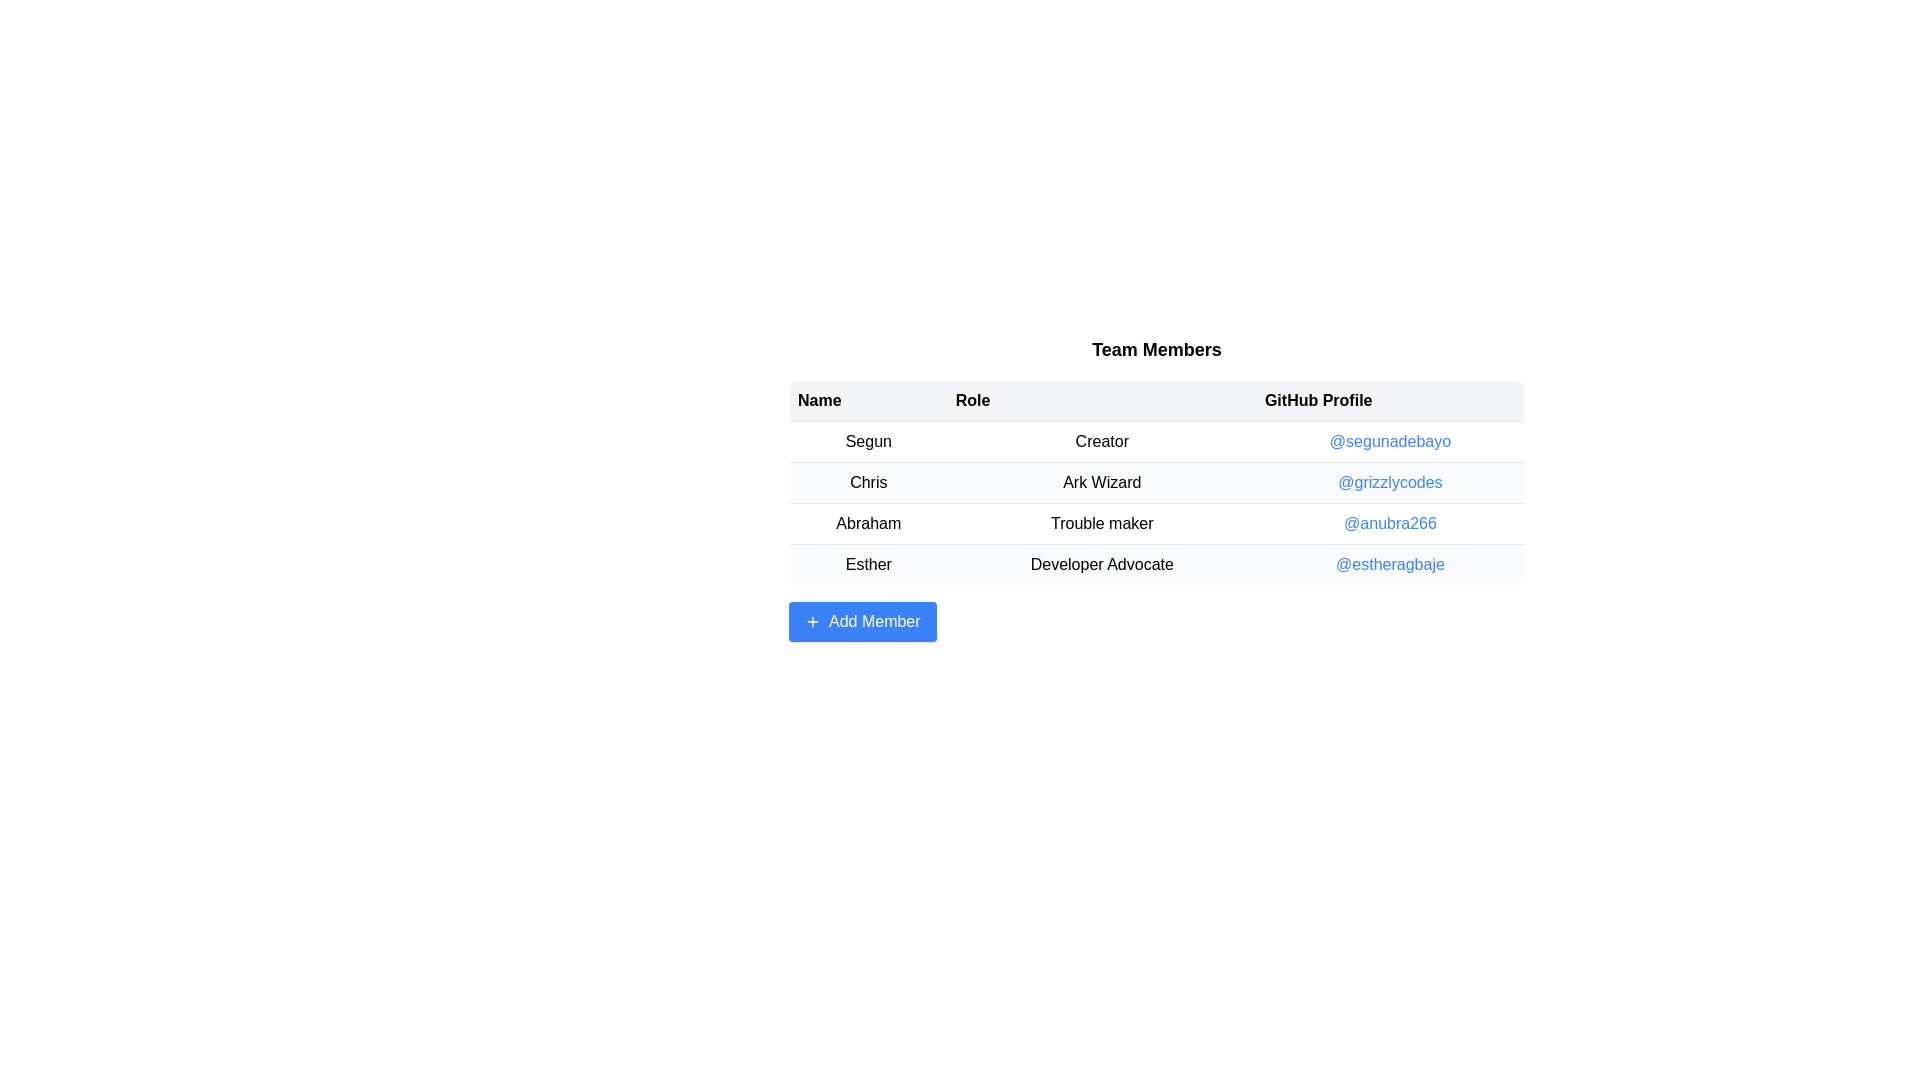 The image size is (1920, 1080). I want to click on the clickable hyperlink text for the GitHub profile of user '@anubra266' located, so click(1389, 523).